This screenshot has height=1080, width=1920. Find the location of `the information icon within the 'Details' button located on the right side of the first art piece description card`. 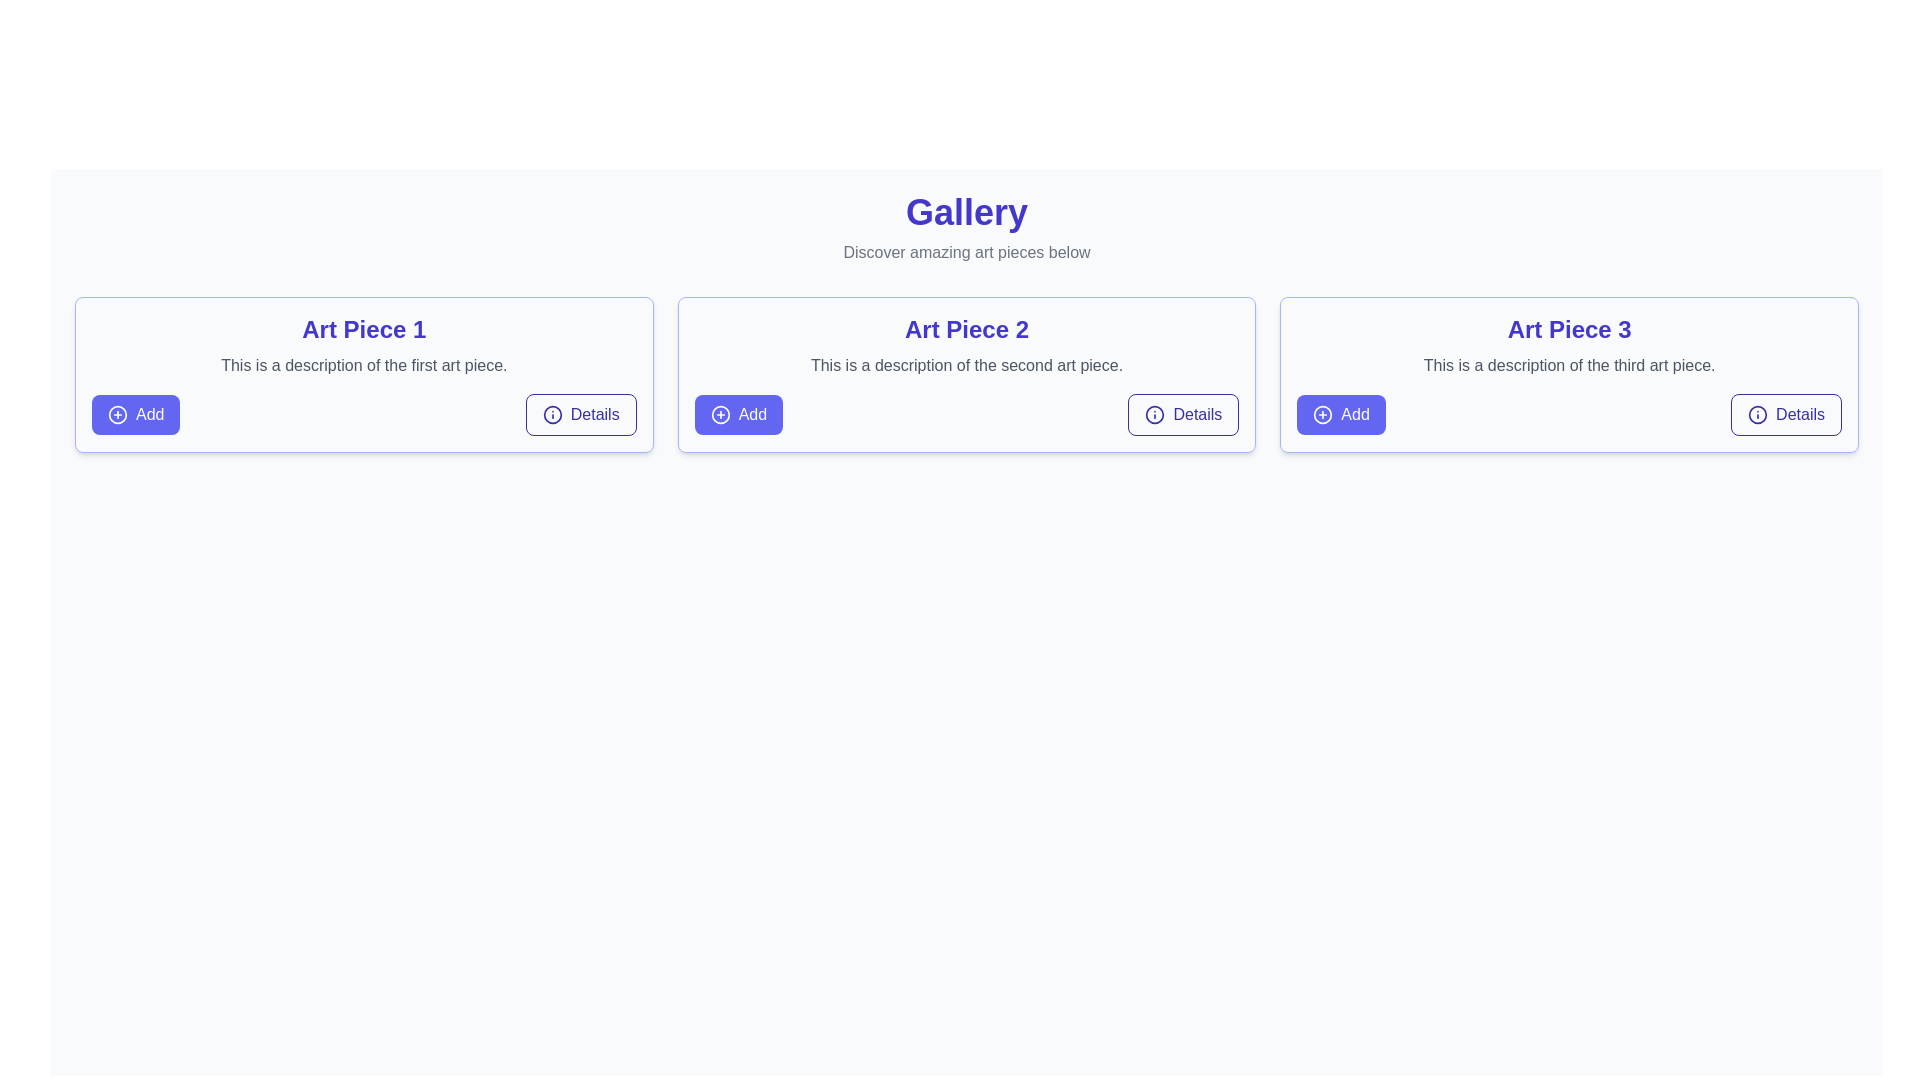

the information icon within the 'Details' button located on the right side of the first art piece description card is located at coordinates (552, 414).